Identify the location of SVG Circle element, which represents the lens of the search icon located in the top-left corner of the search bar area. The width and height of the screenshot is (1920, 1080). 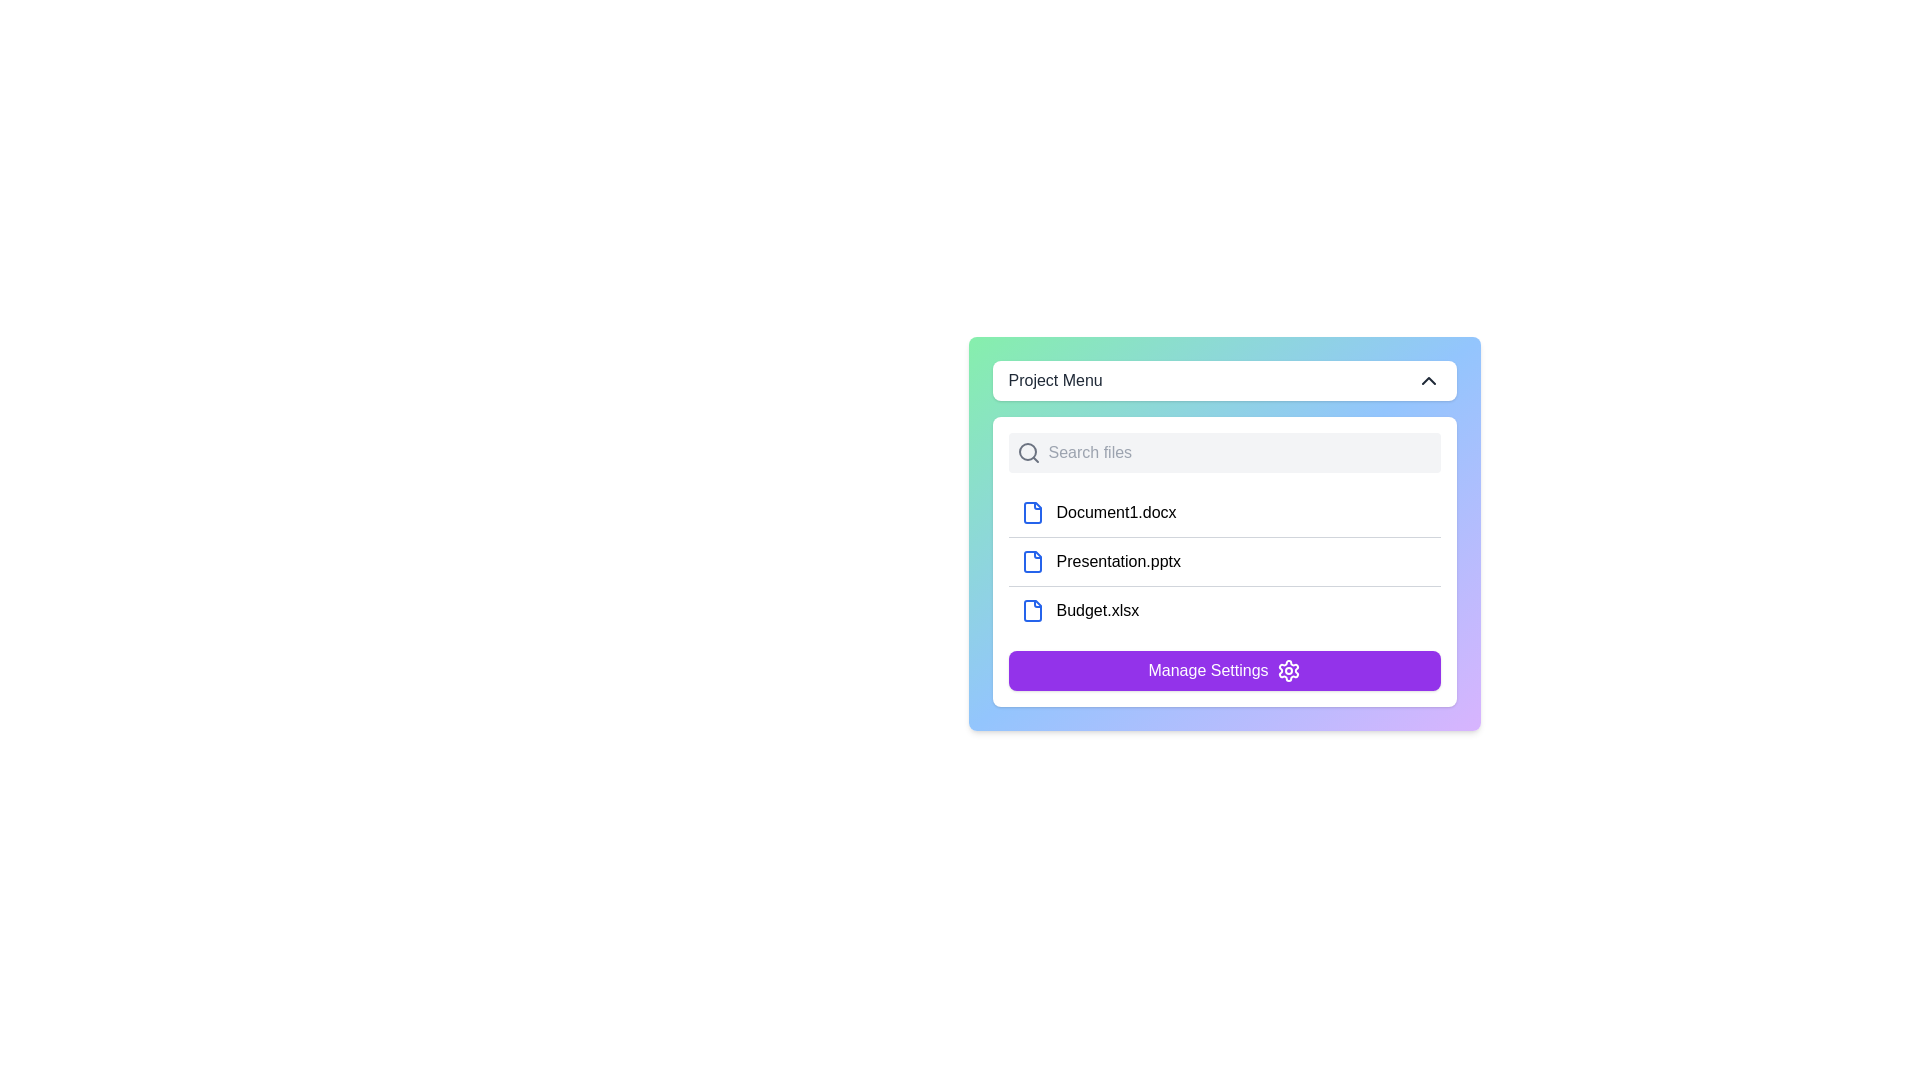
(1027, 451).